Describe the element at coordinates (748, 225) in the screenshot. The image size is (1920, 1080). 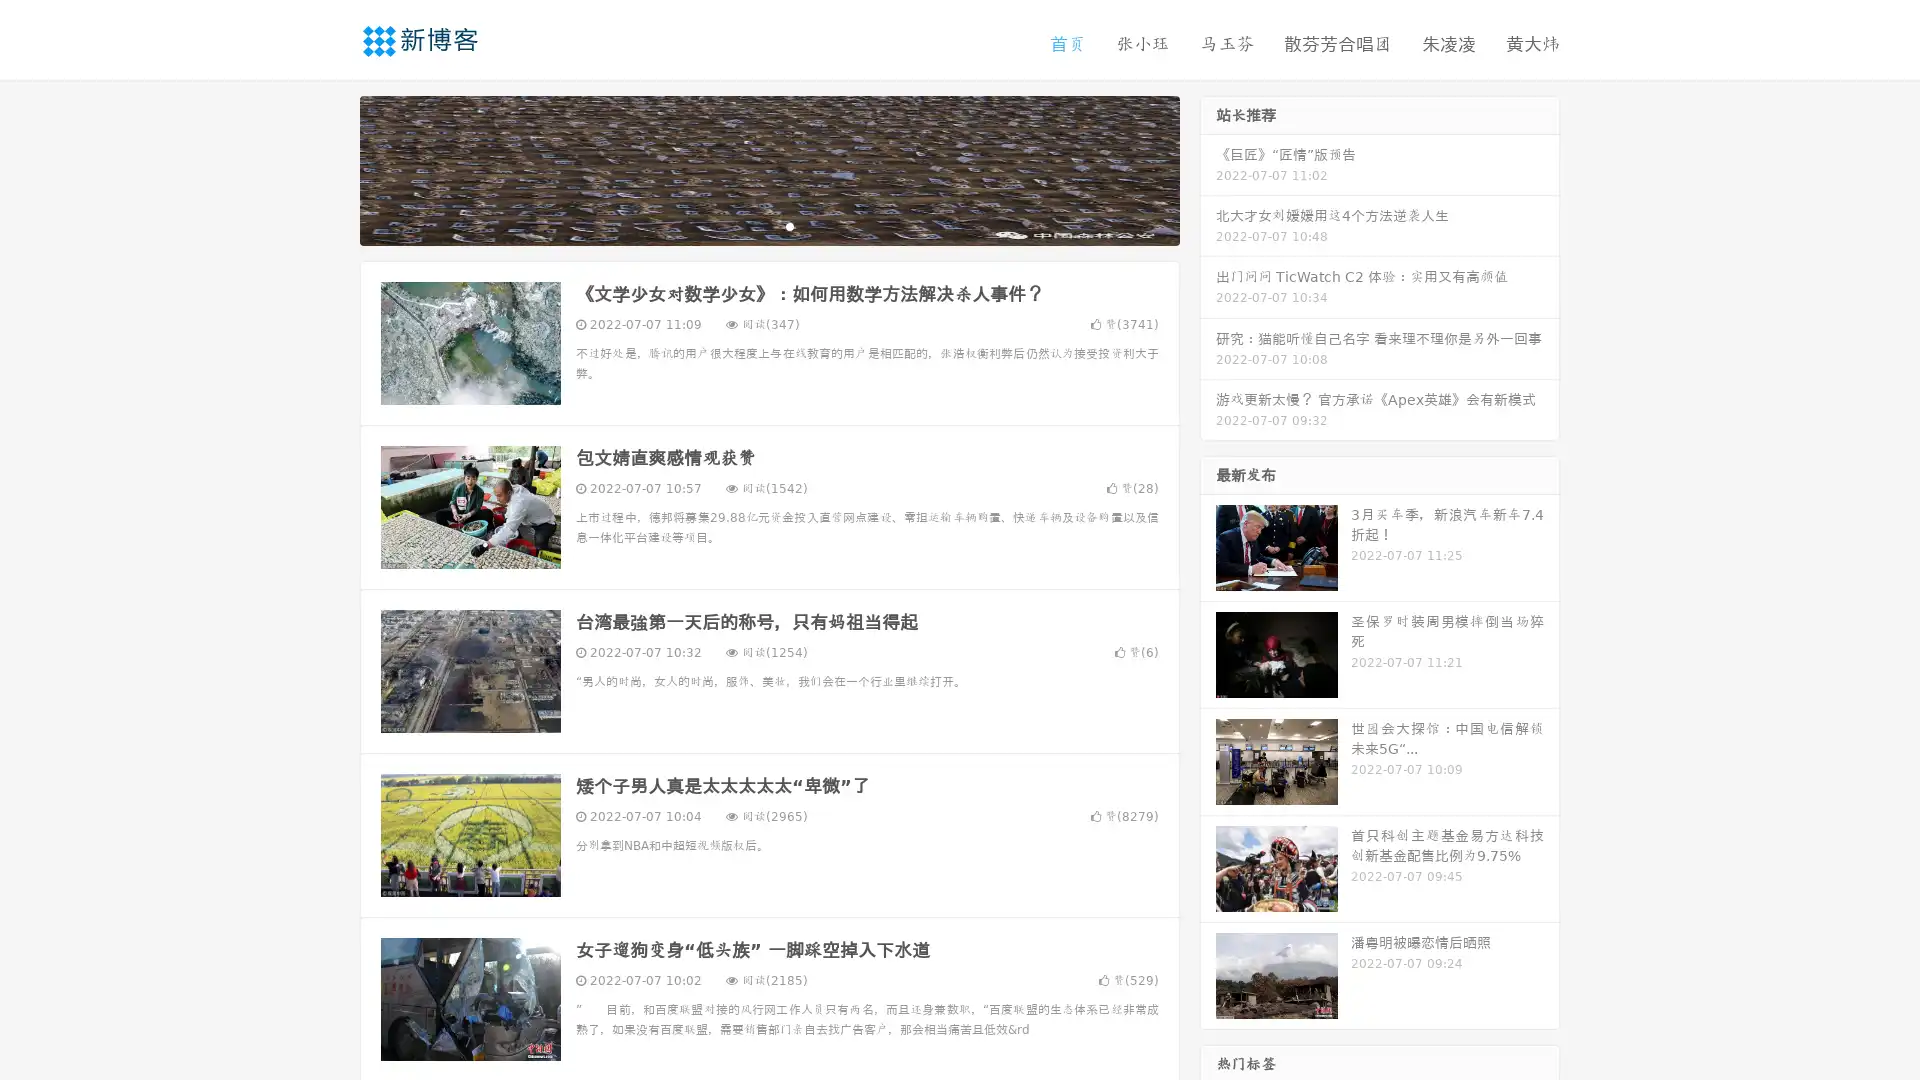
I see `Go to slide 1` at that location.